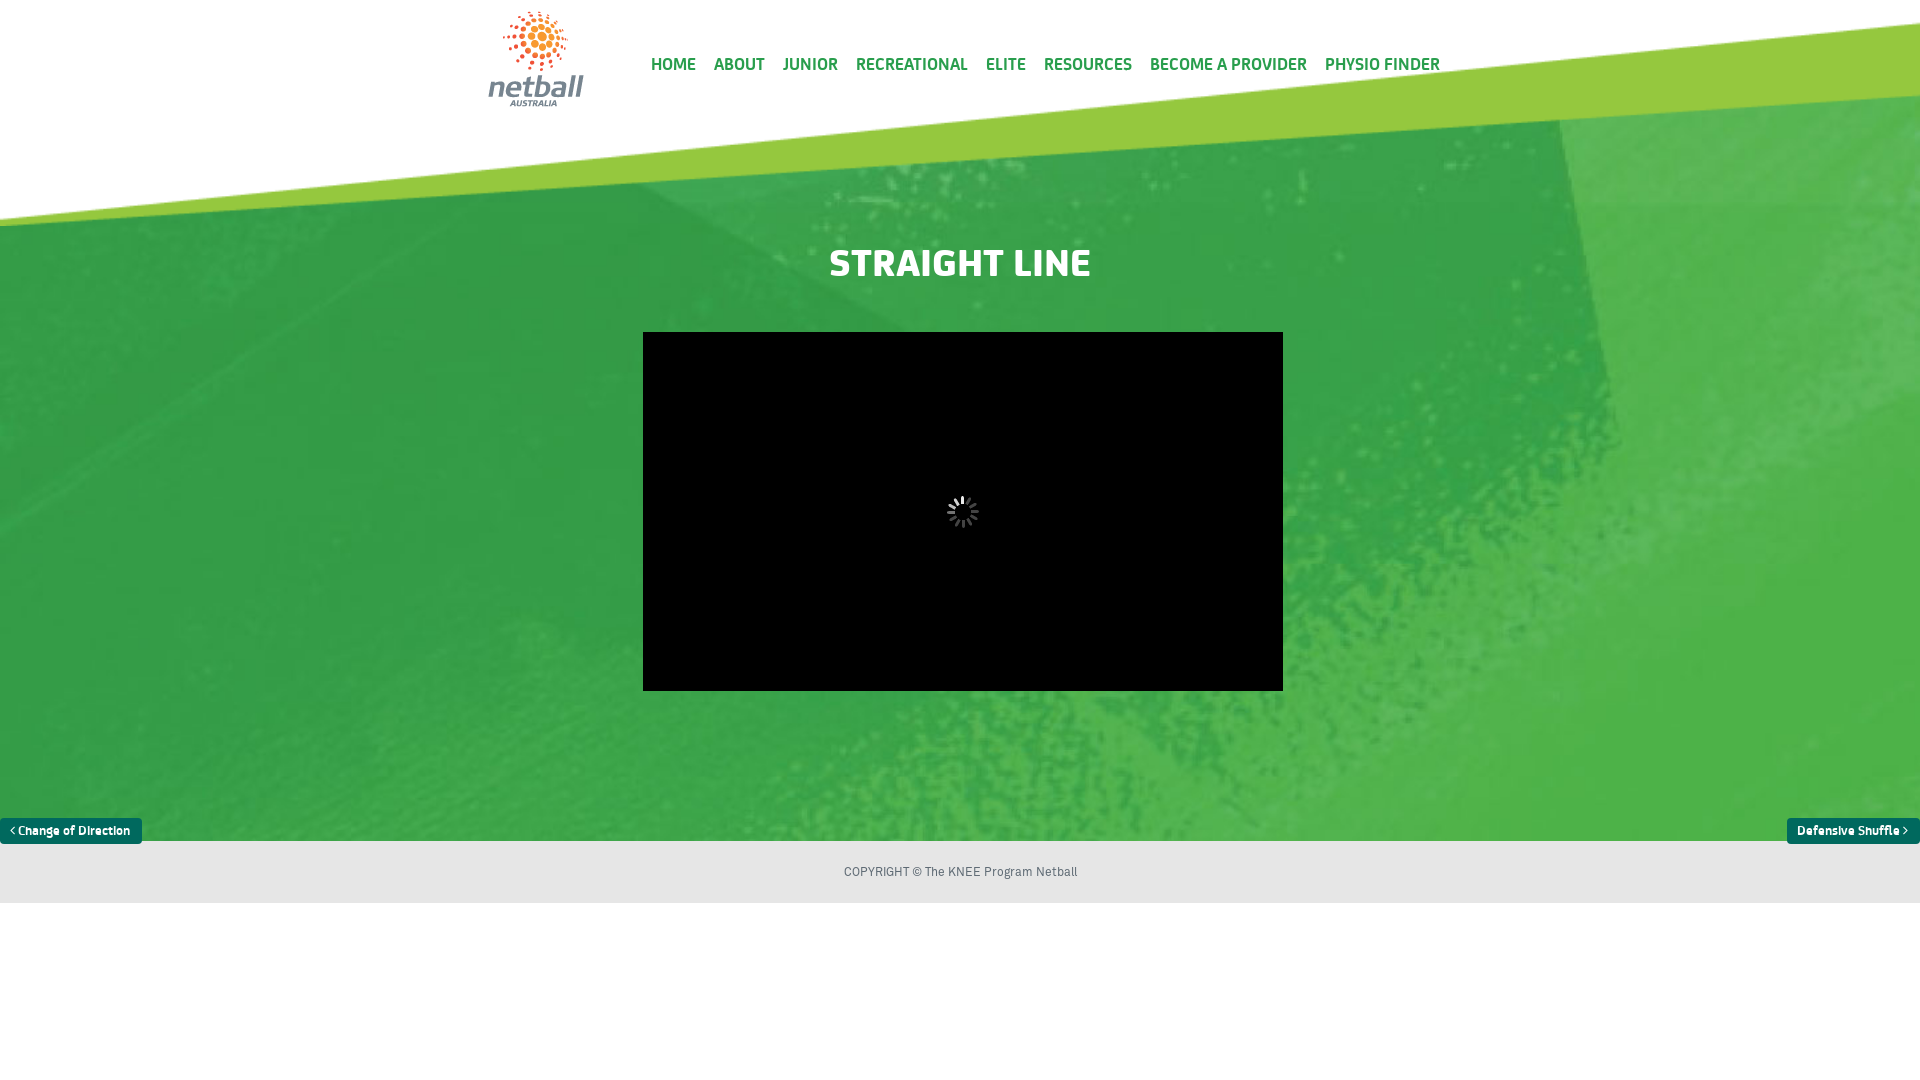 The width and height of the screenshot is (1920, 1080). What do you see at coordinates (968, 63) in the screenshot?
I see `'ELITE'` at bounding box center [968, 63].